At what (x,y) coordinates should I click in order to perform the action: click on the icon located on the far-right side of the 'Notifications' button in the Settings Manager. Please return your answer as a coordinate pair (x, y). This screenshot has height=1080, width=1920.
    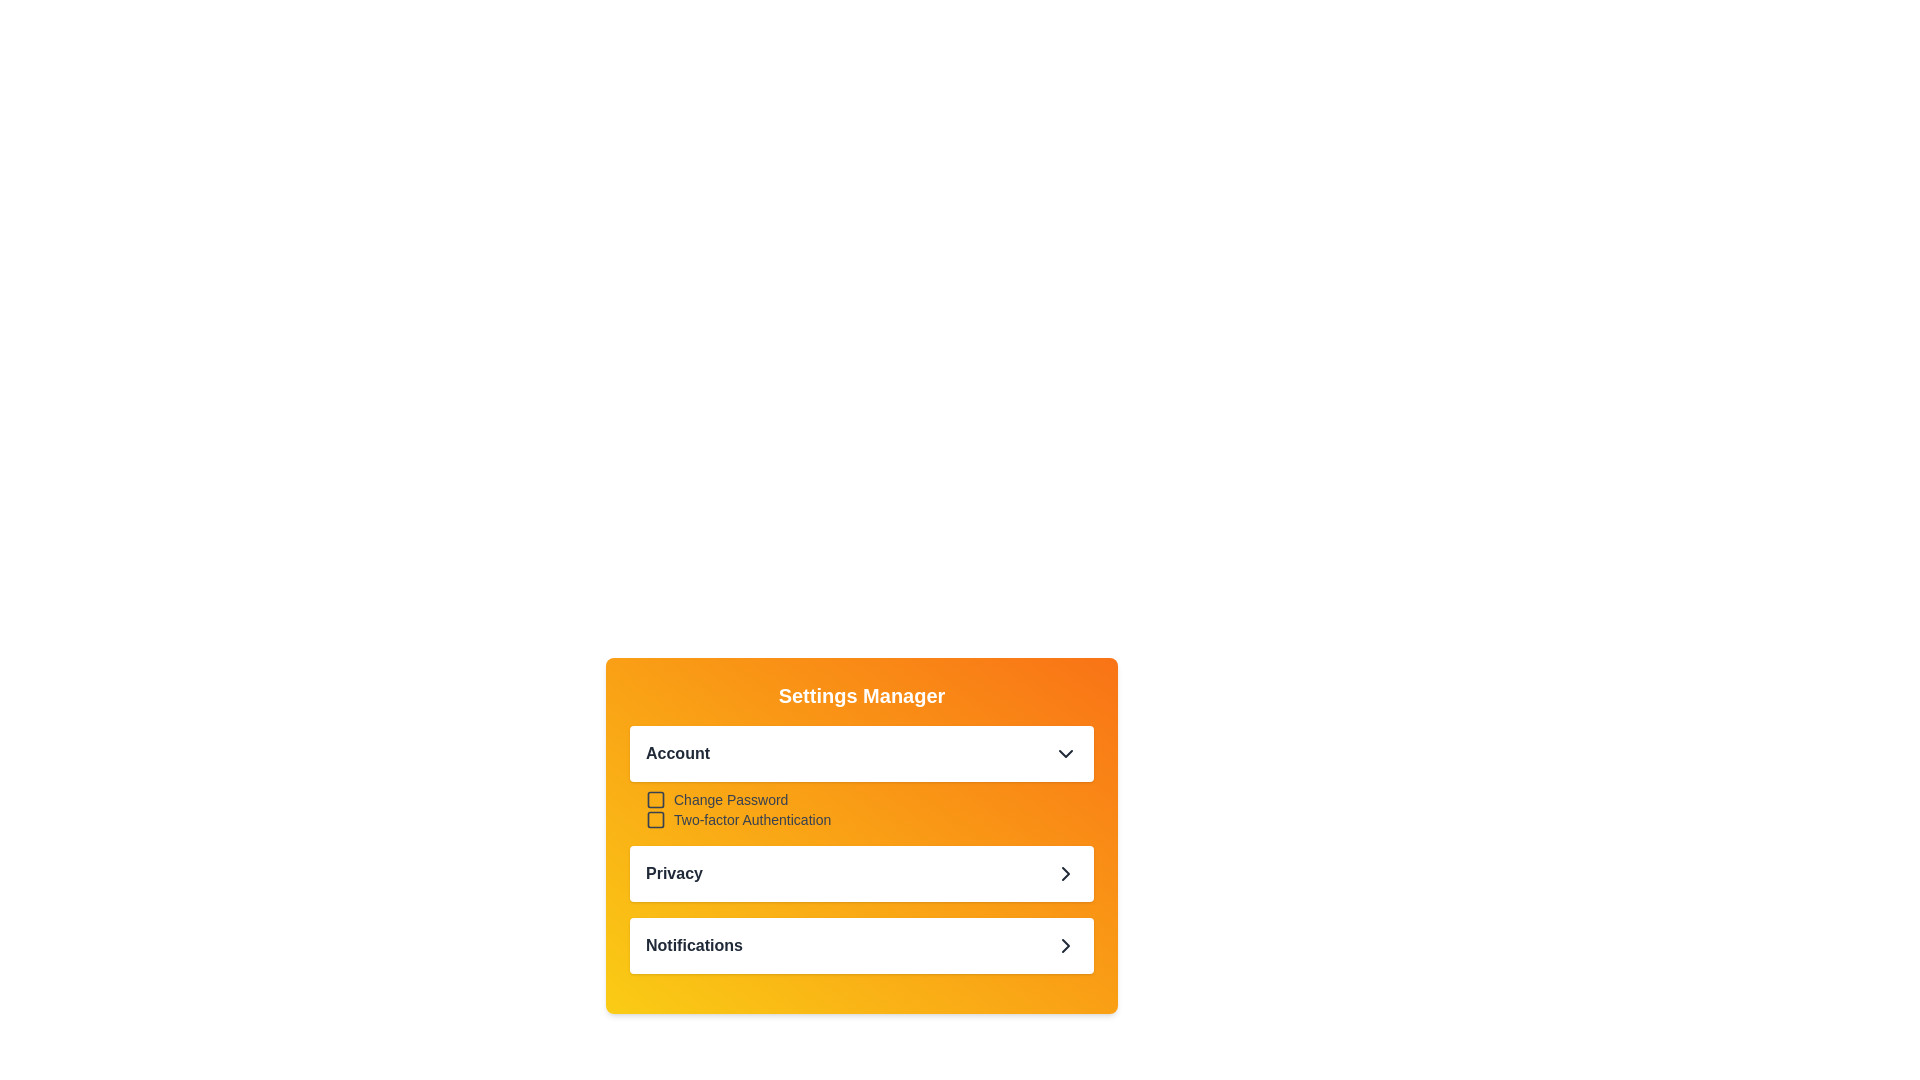
    Looking at the image, I should click on (1064, 945).